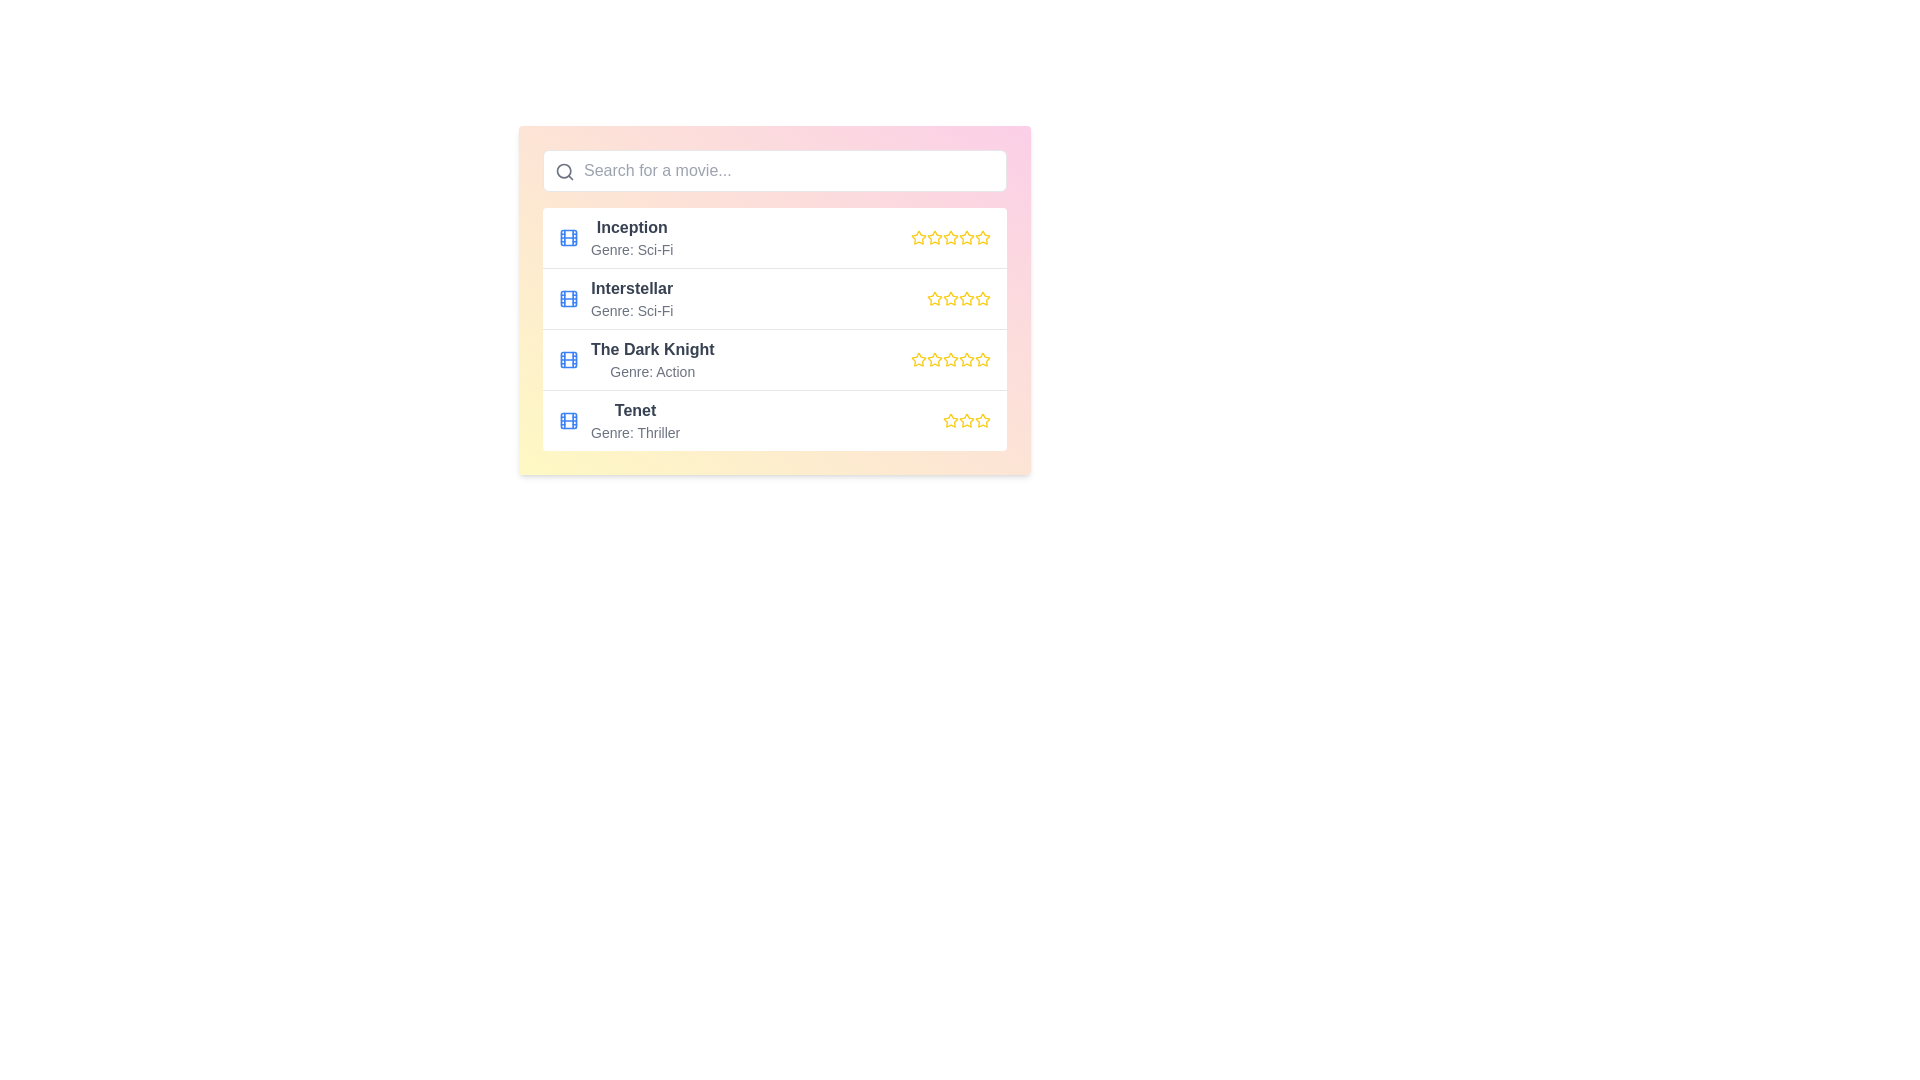  Describe the element at coordinates (983, 358) in the screenshot. I see `the fifth star-shaped rating icon for 'The Dark Knight', which has a hollow outline and a yellow color scheme` at that location.